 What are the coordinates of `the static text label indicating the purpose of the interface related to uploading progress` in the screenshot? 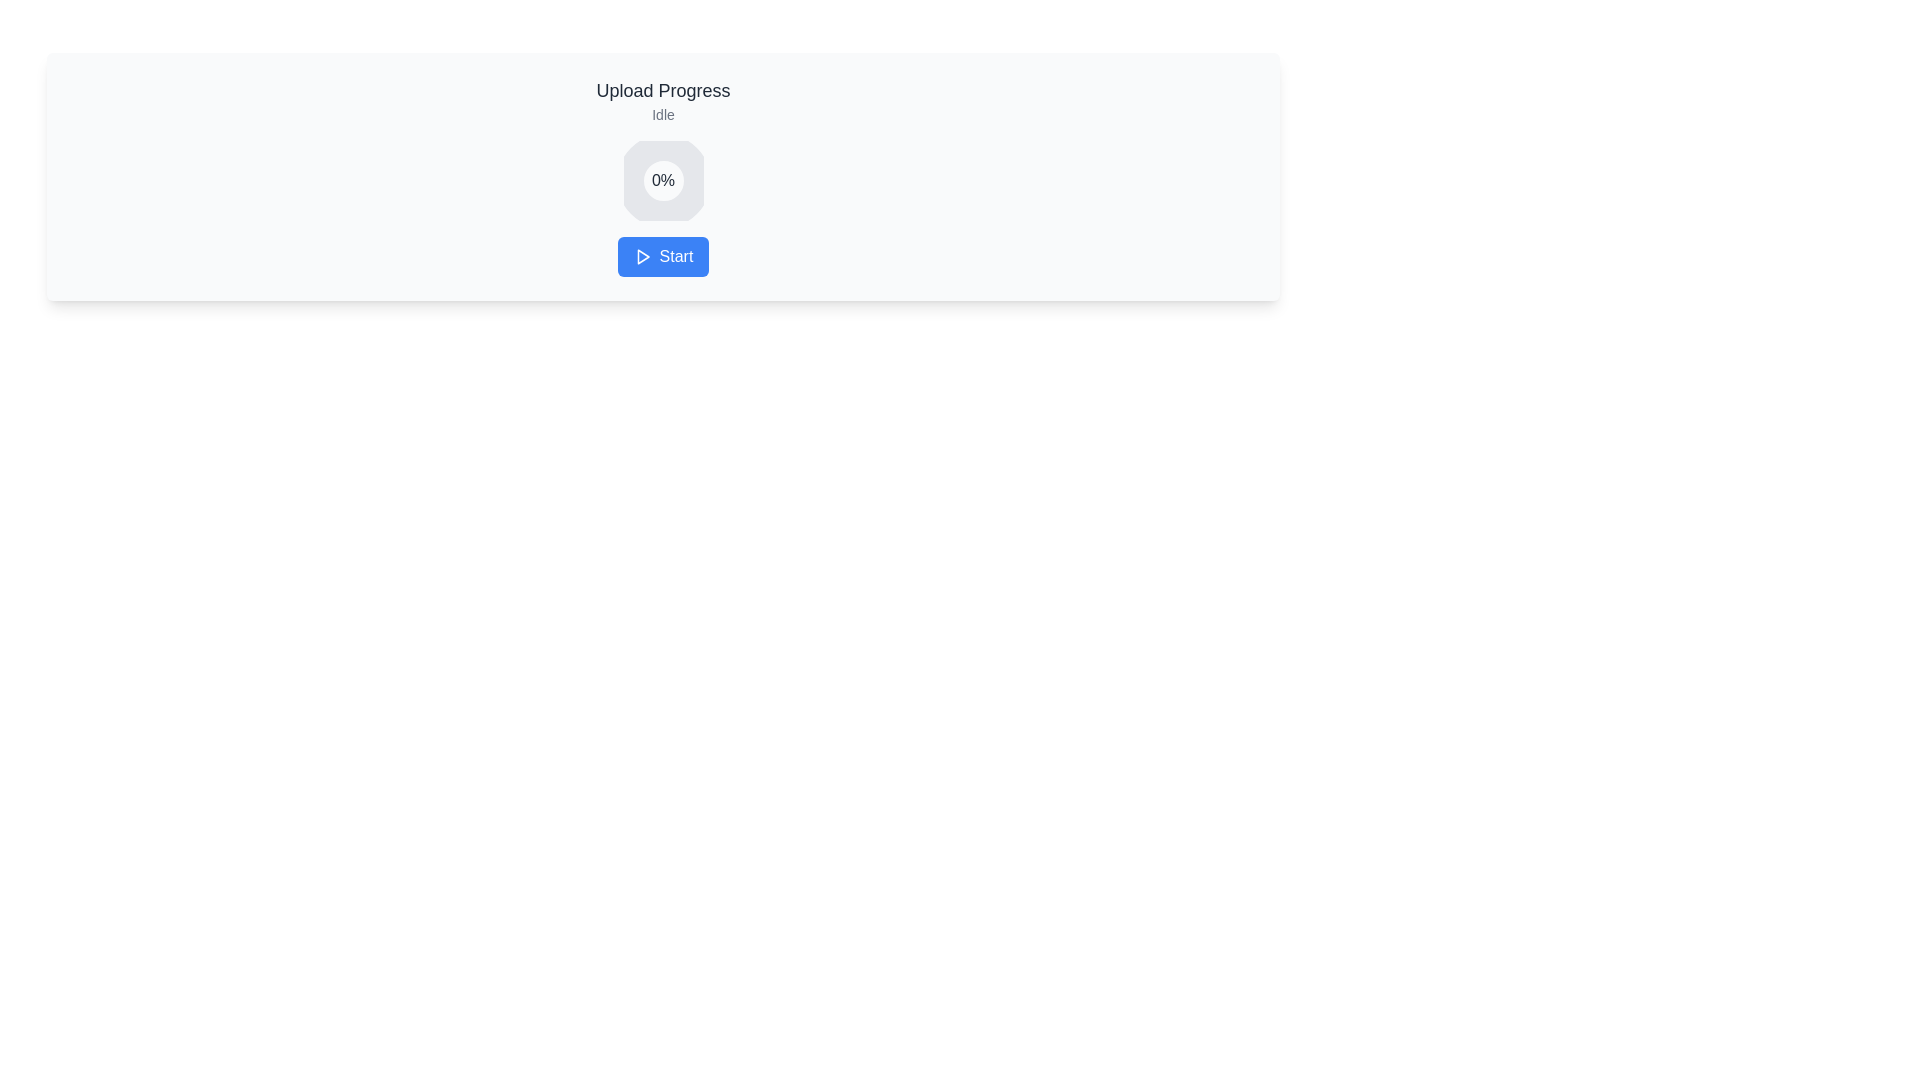 It's located at (663, 91).